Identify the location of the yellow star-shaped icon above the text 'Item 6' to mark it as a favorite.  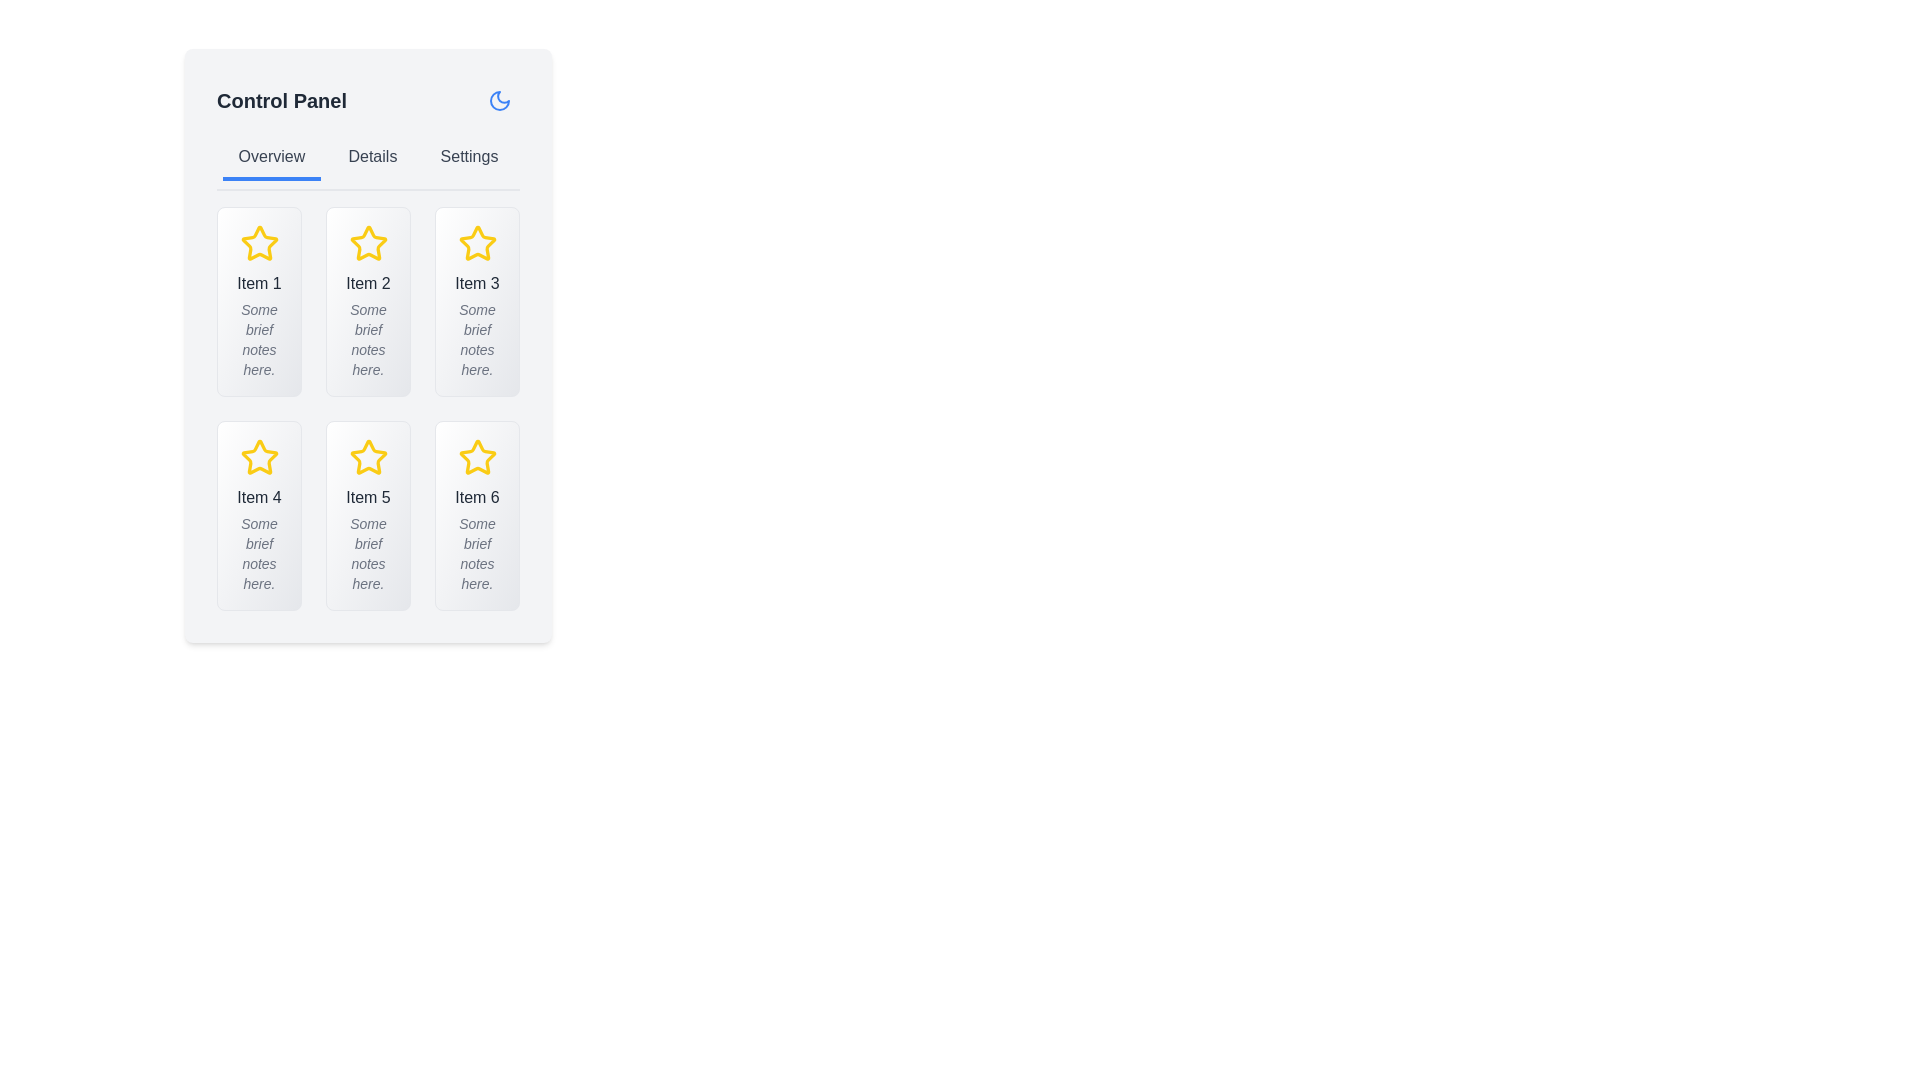
(476, 458).